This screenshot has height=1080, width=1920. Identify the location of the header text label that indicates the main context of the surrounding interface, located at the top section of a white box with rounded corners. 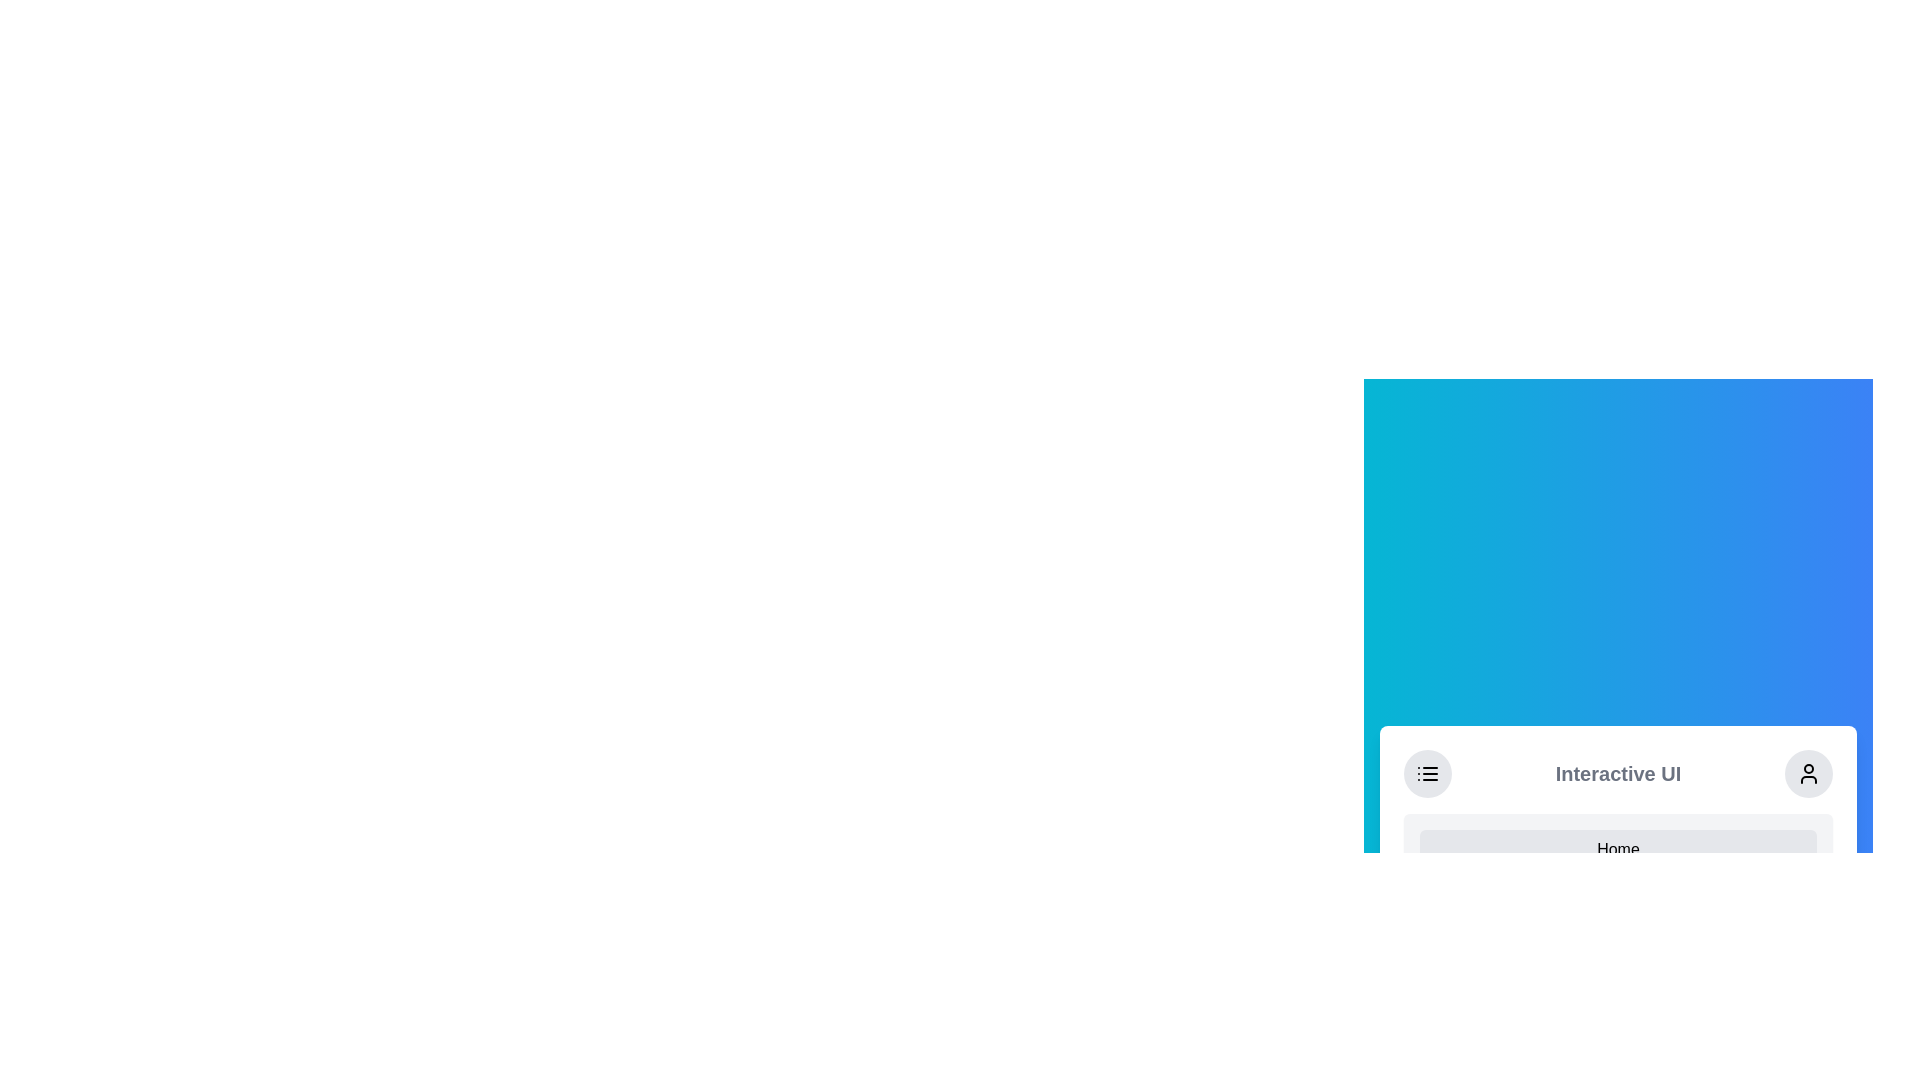
(1618, 773).